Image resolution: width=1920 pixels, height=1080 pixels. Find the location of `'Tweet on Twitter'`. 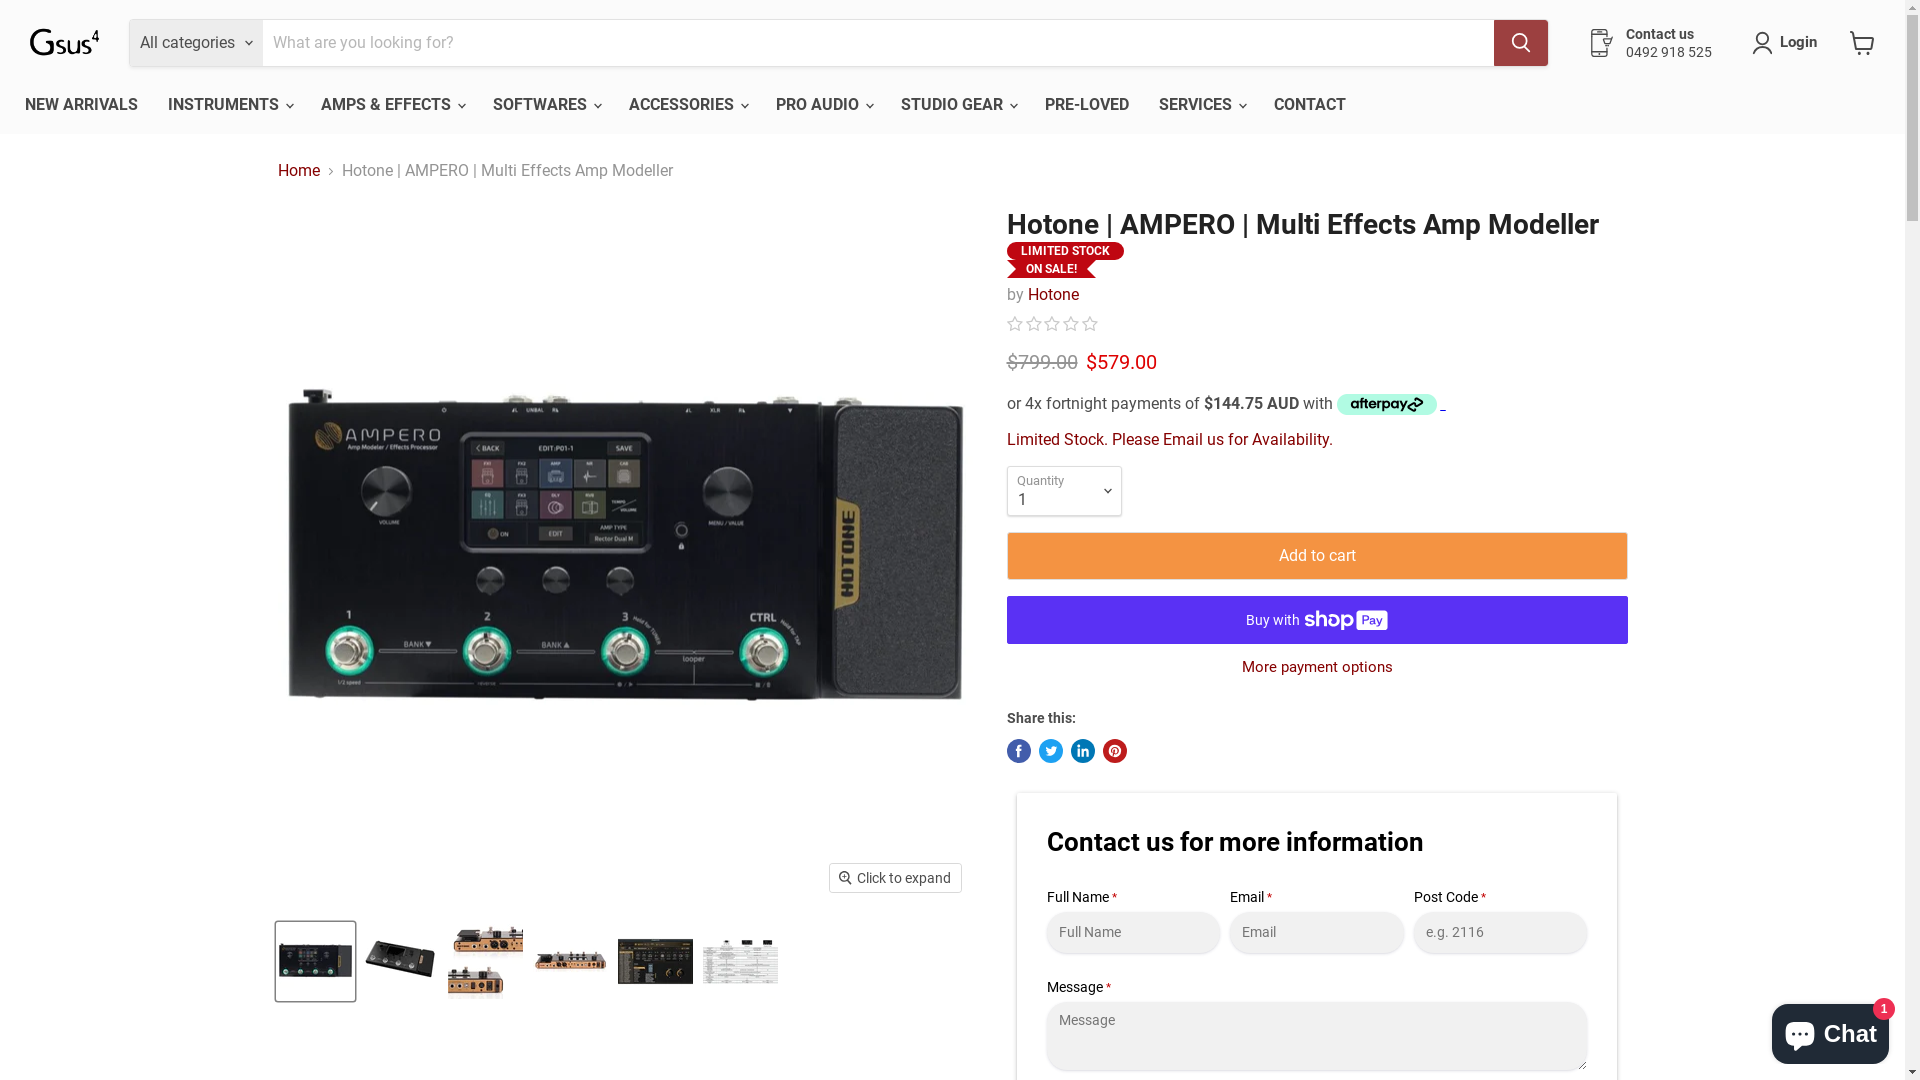

'Tweet on Twitter' is located at coordinates (1037, 751).